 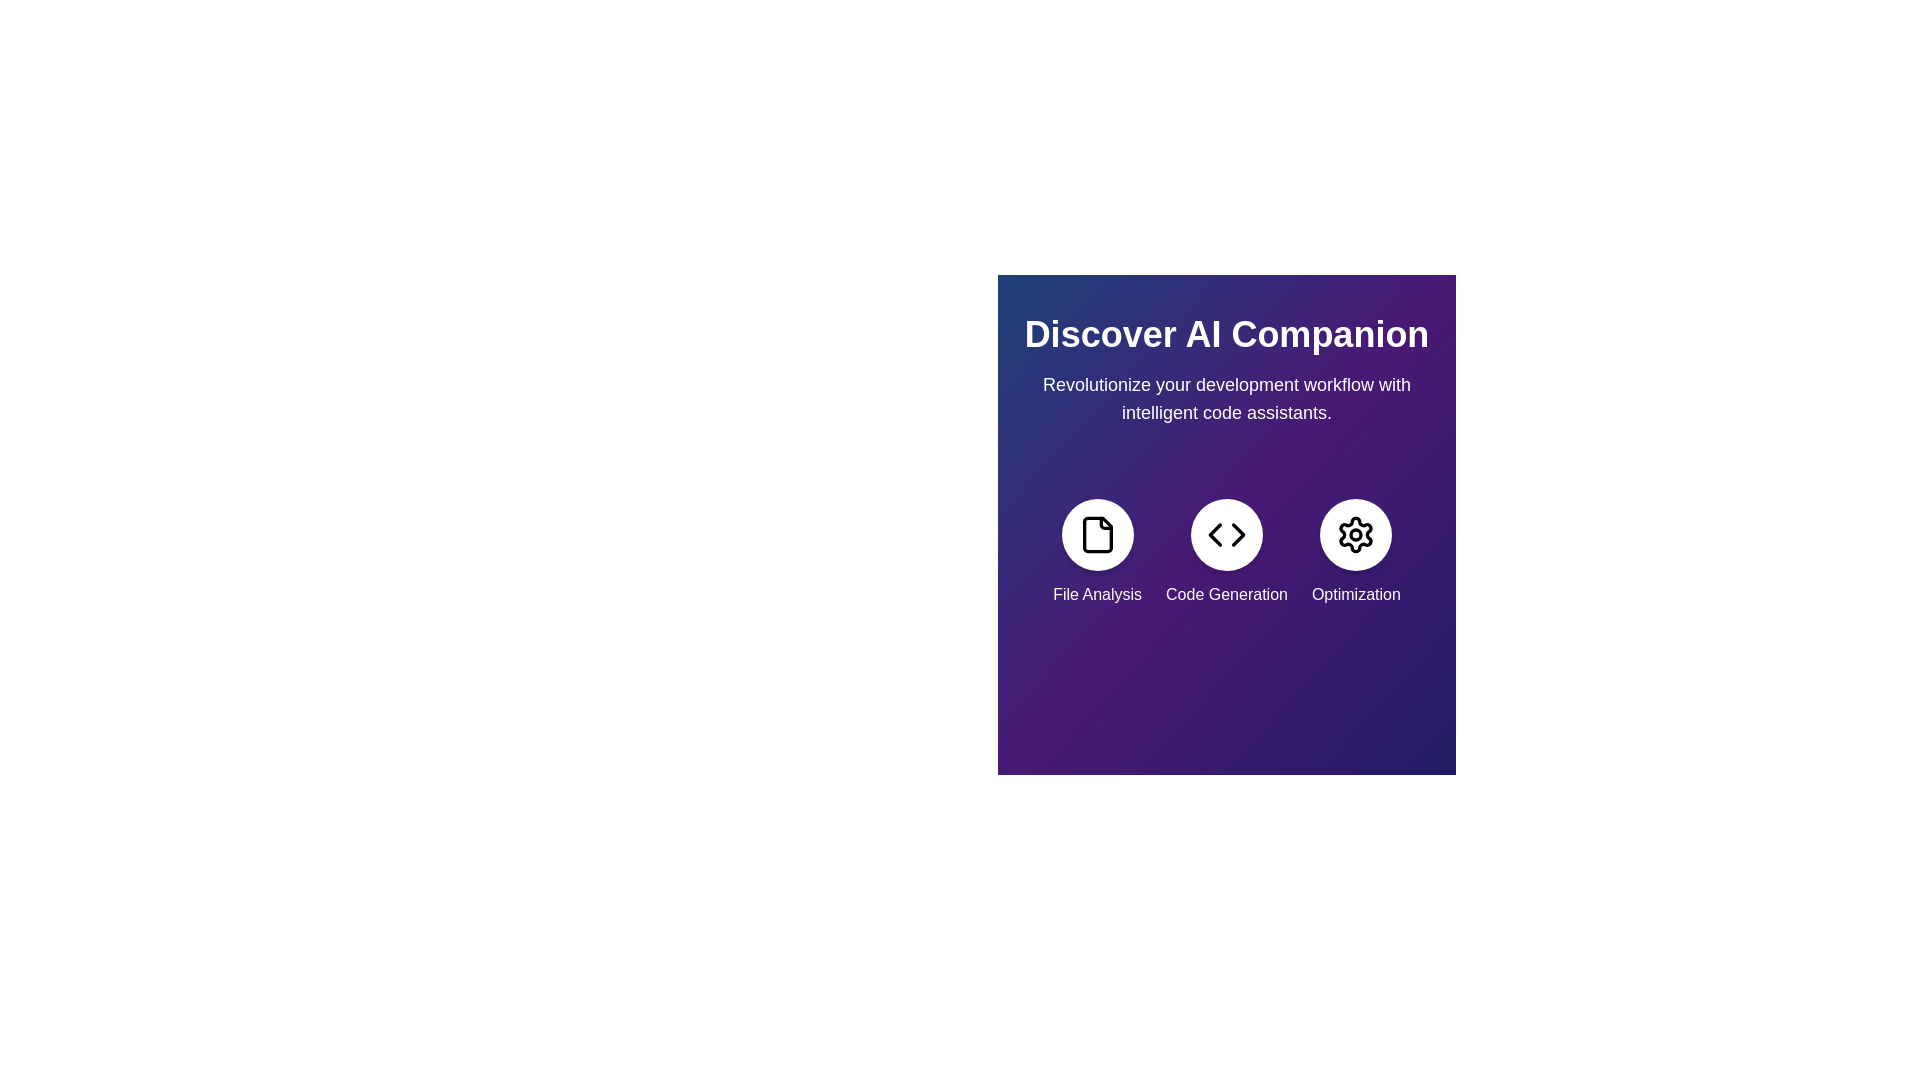 What do you see at coordinates (1226, 534) in the screenshot?
I see `the 'Code Generation' Icon/Badge located at the center of its section` at bounding box center [1226, 534].